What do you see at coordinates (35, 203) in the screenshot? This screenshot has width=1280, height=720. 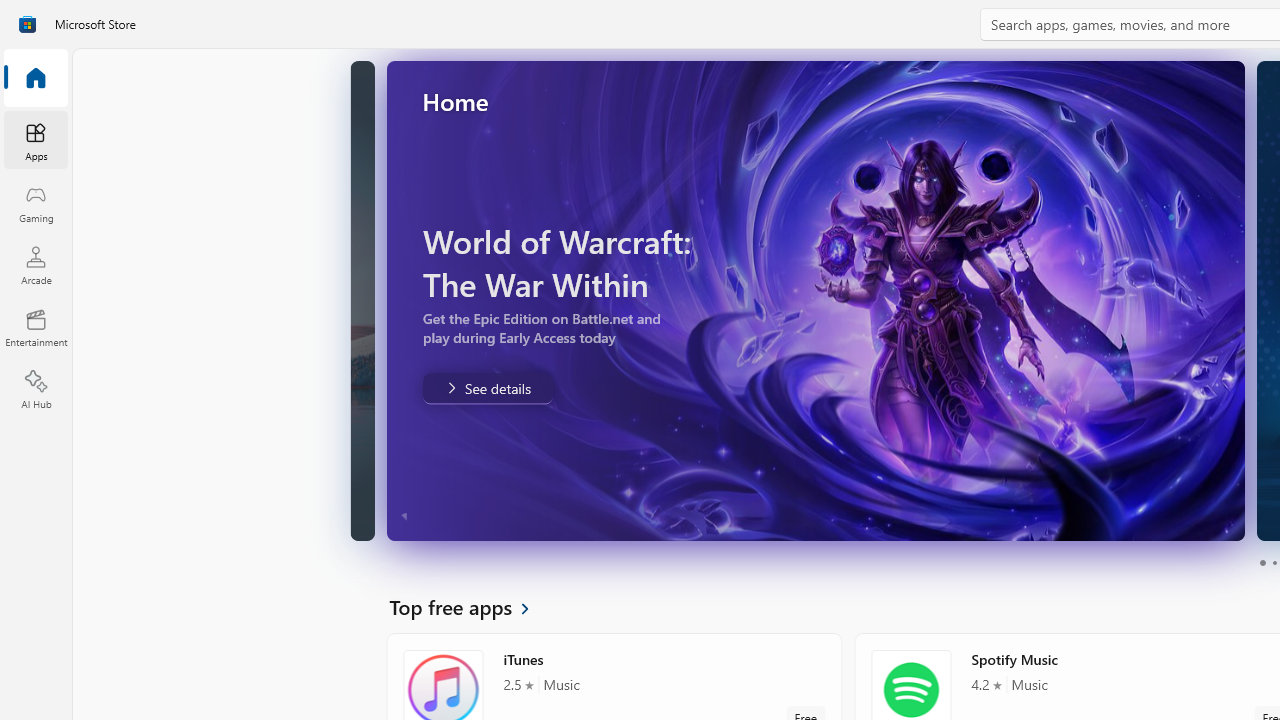 I see `'Gaming'` at bounding box center [35, 203].